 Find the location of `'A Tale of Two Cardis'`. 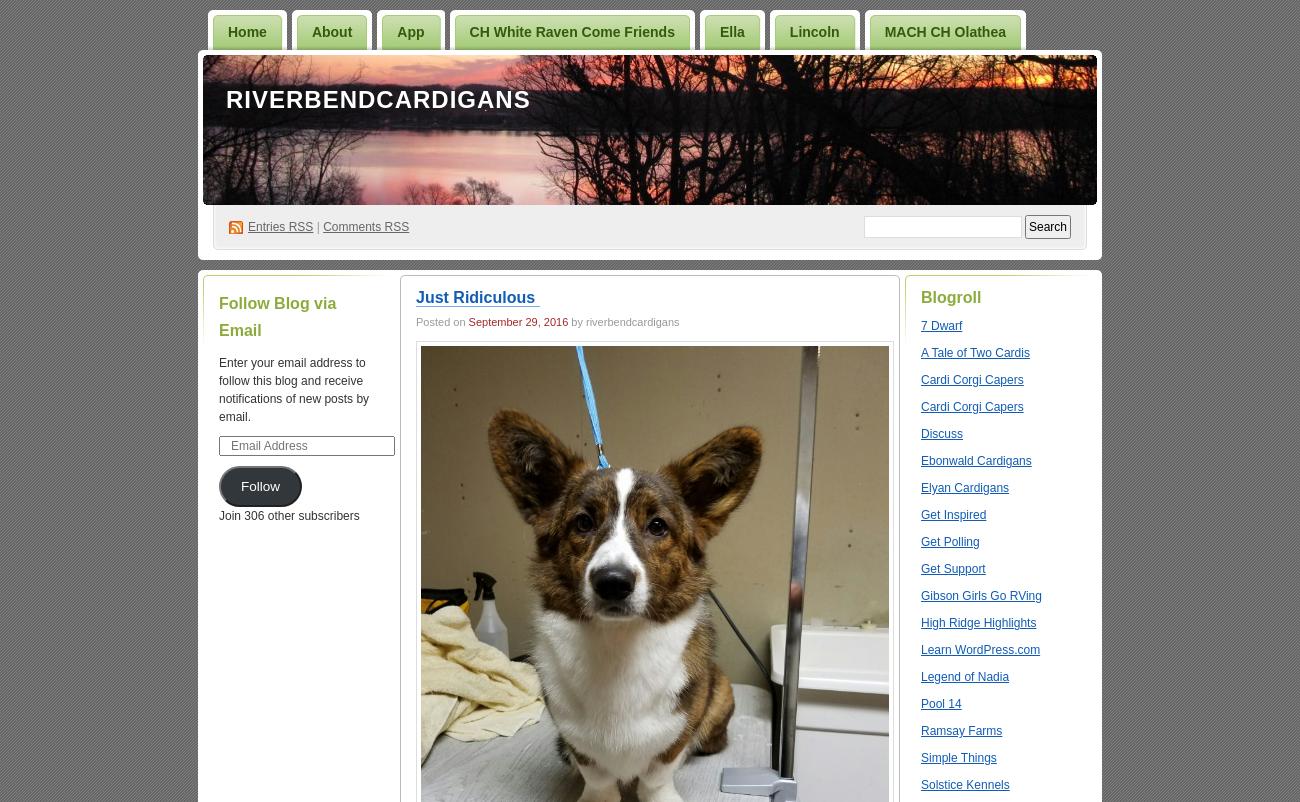

'A Tale of Two Cardis' is located at coordinates (920, 352).